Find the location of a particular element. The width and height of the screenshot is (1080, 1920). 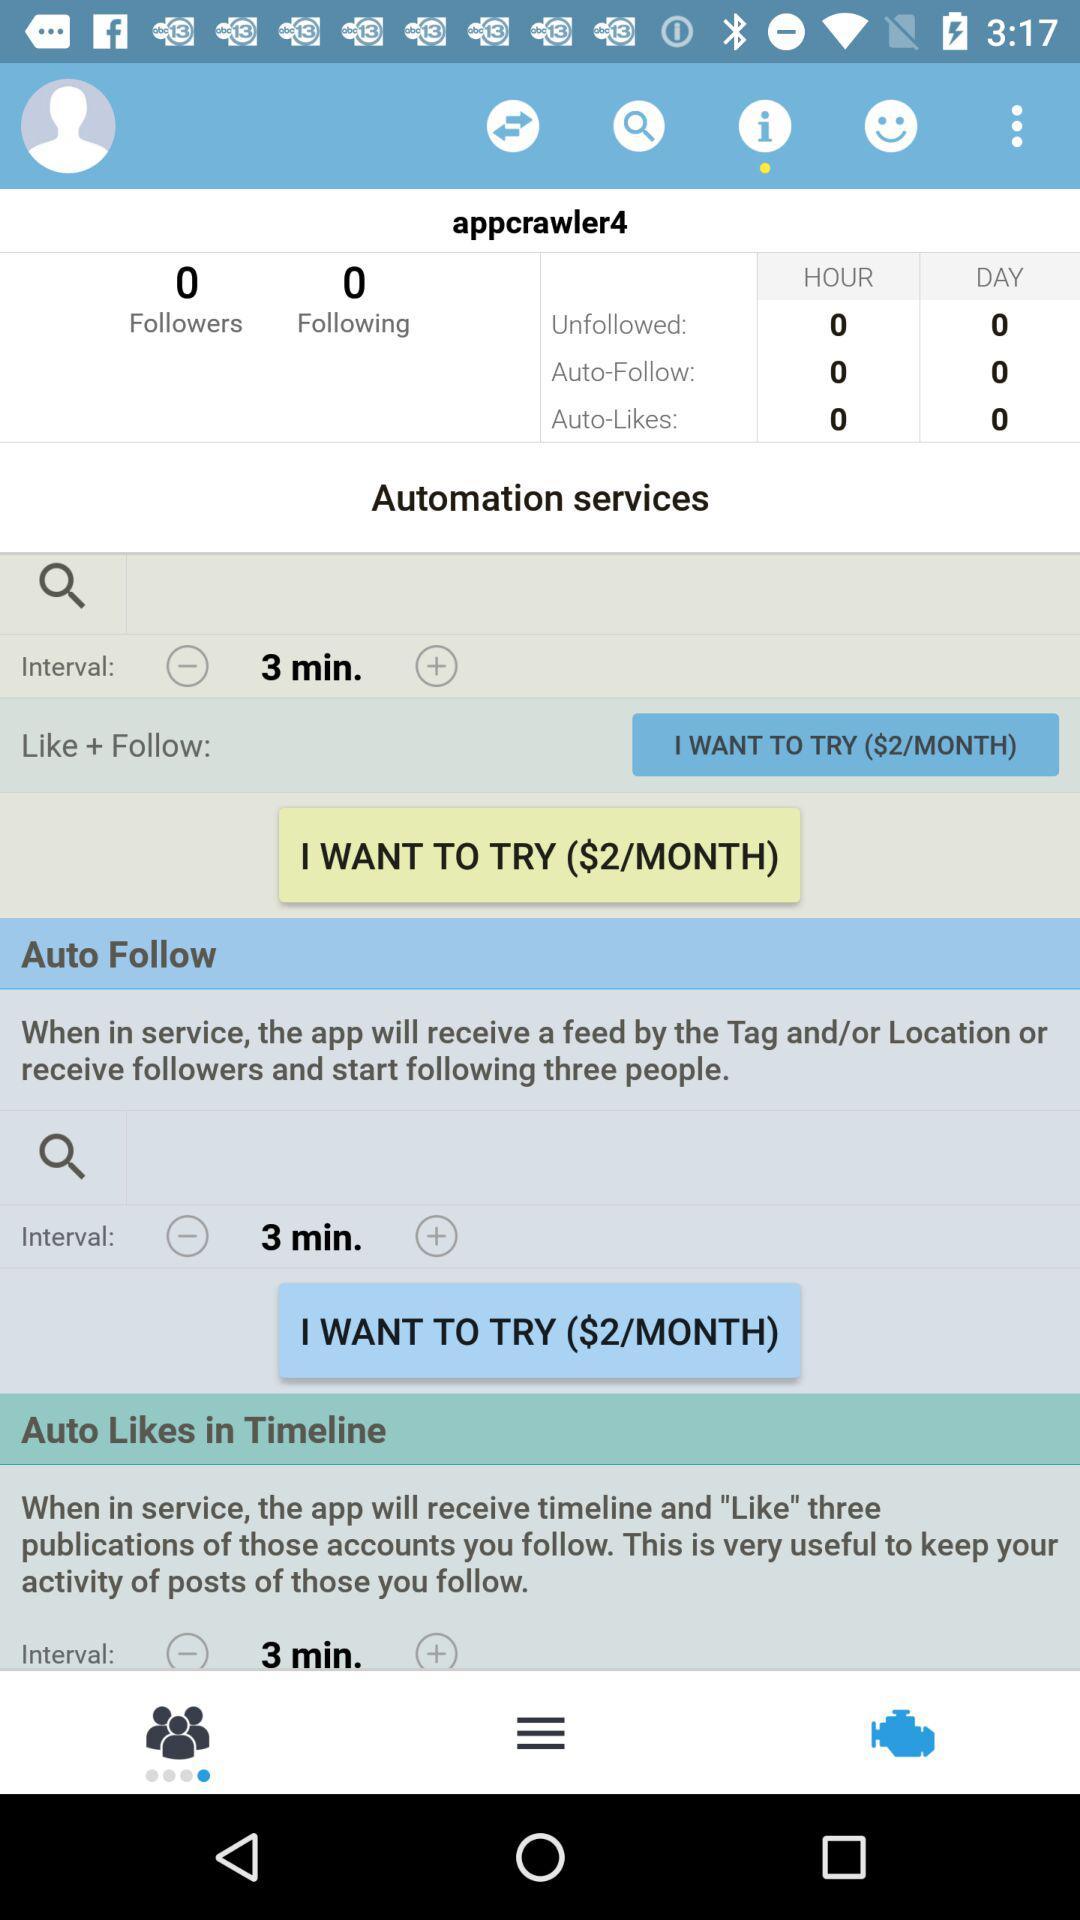

the icon below 3 min. item is located at coordinates (540, 1730).